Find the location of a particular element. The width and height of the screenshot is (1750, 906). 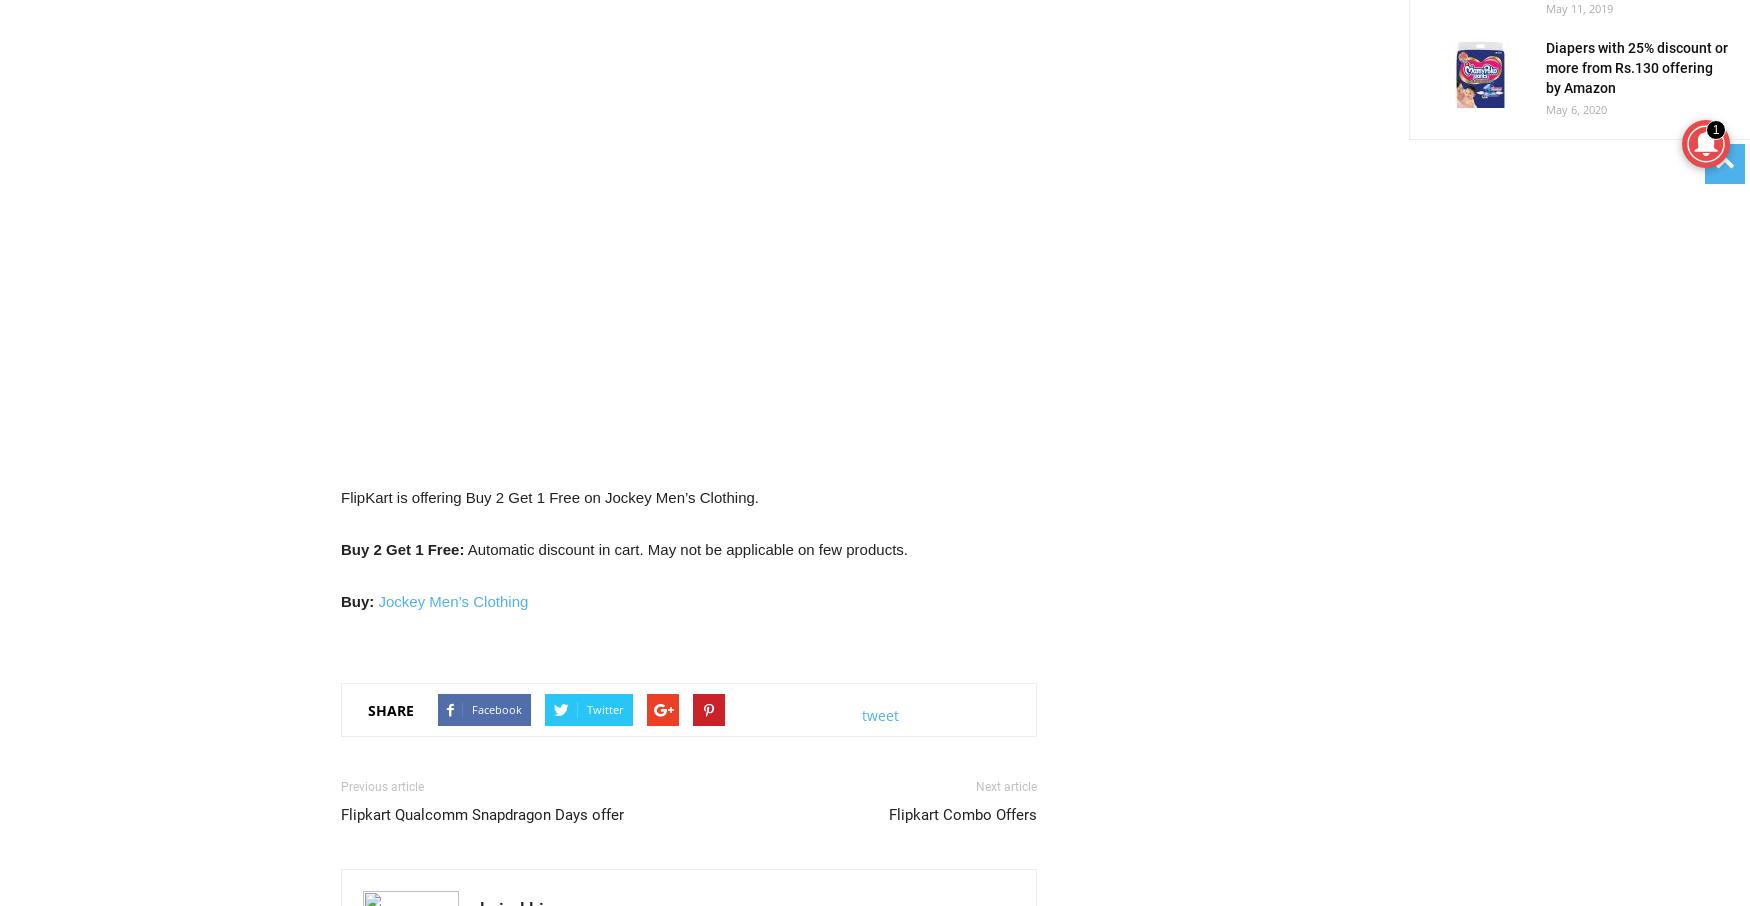

'Flipkart Combo Offers' is located at coordinates (963, 815).